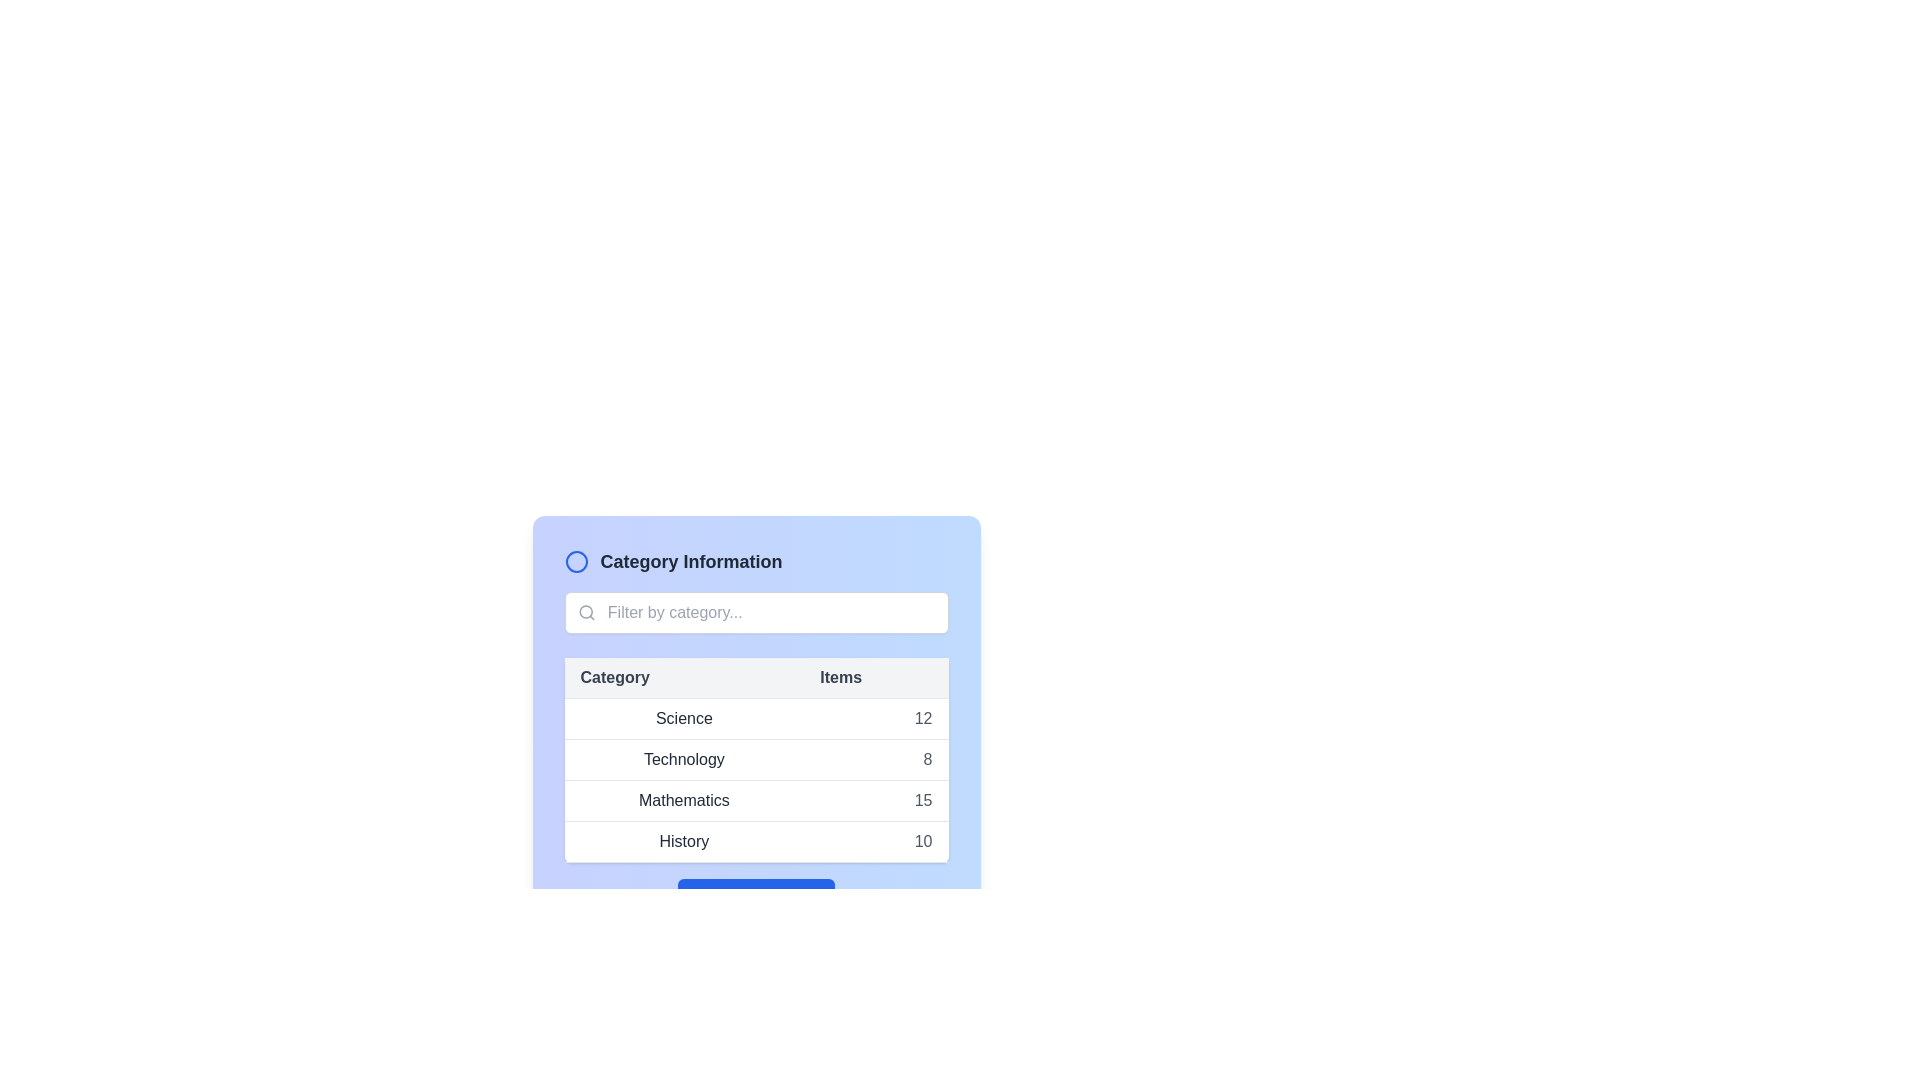  What do you see at coordinates (755, 896) in the screenshot?
I see `the button located at the bottom of the panel, below the table displaying categories and item counts` at bounding box center [755, 896].